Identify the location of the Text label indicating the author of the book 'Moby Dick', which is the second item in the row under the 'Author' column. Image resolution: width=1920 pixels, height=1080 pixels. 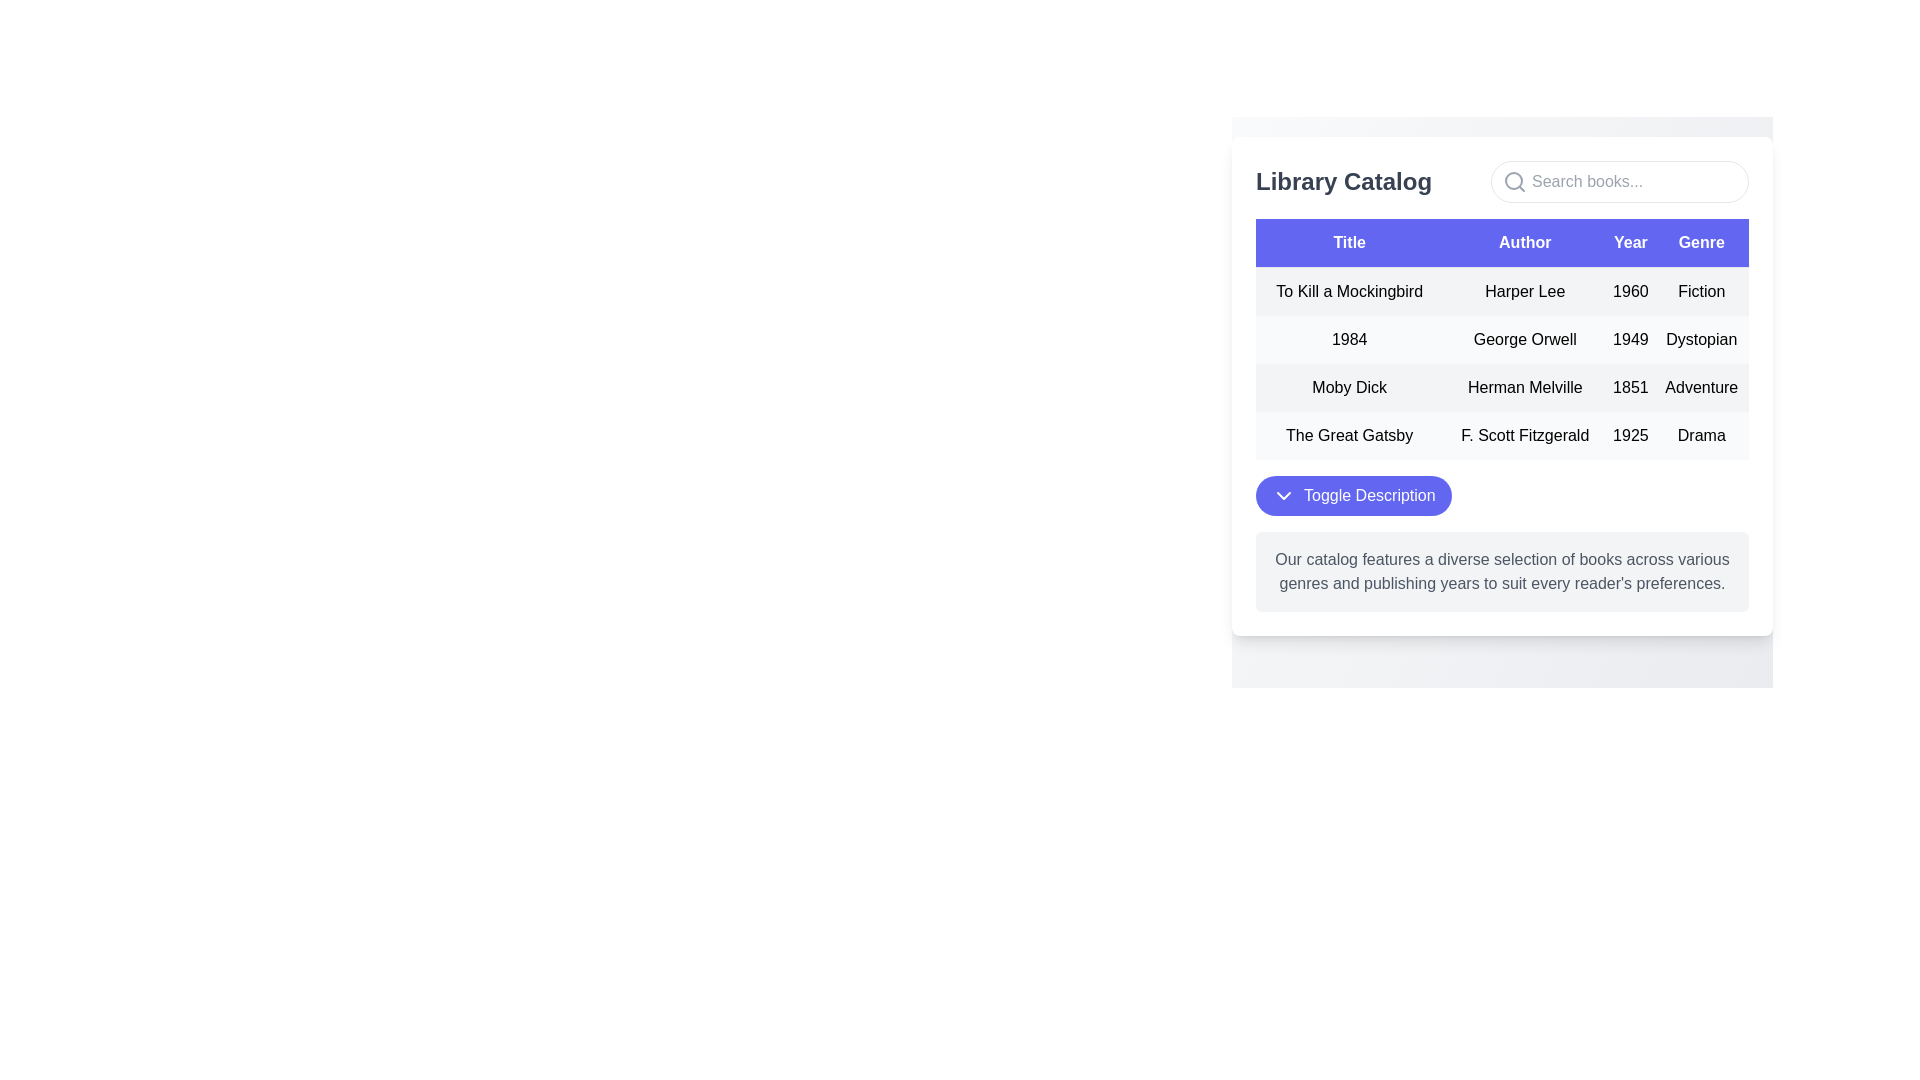
(1524, 388).